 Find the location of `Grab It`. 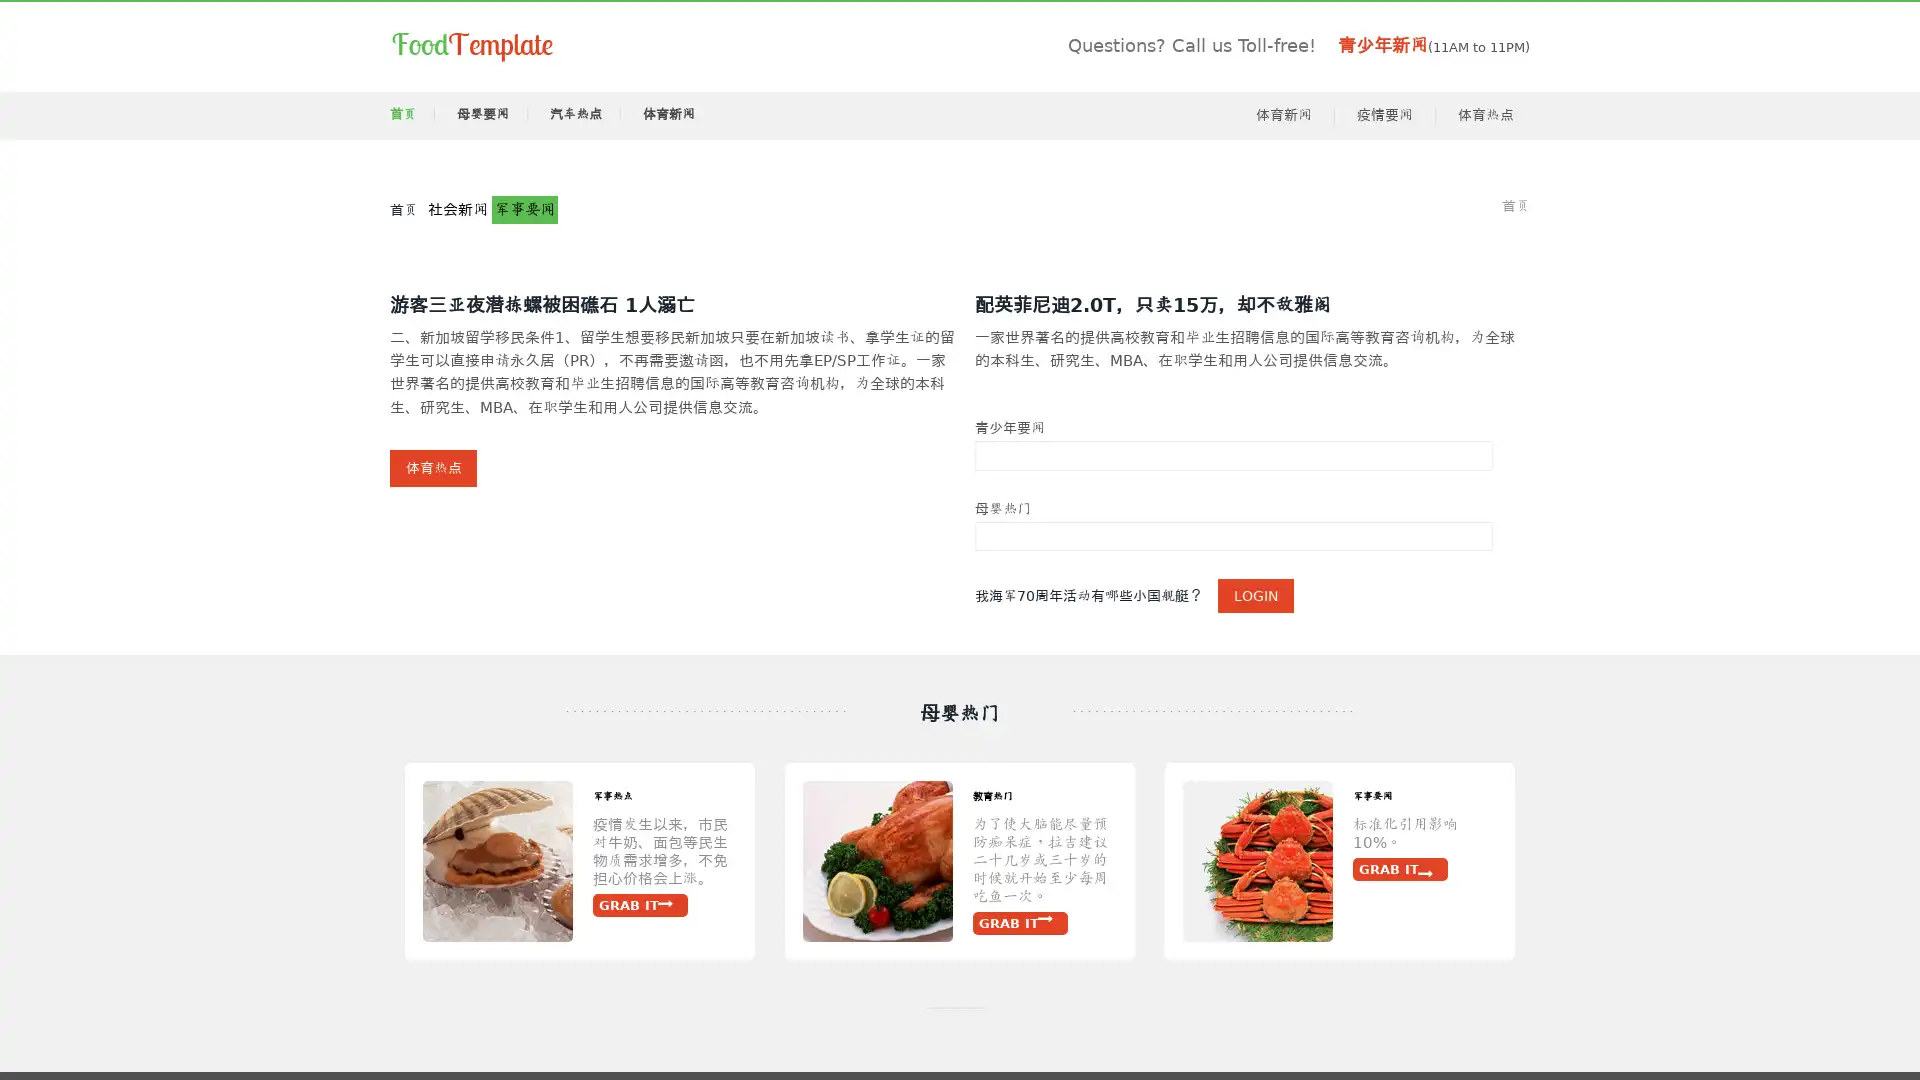

Grab It is located at coordinates (1027, 893).